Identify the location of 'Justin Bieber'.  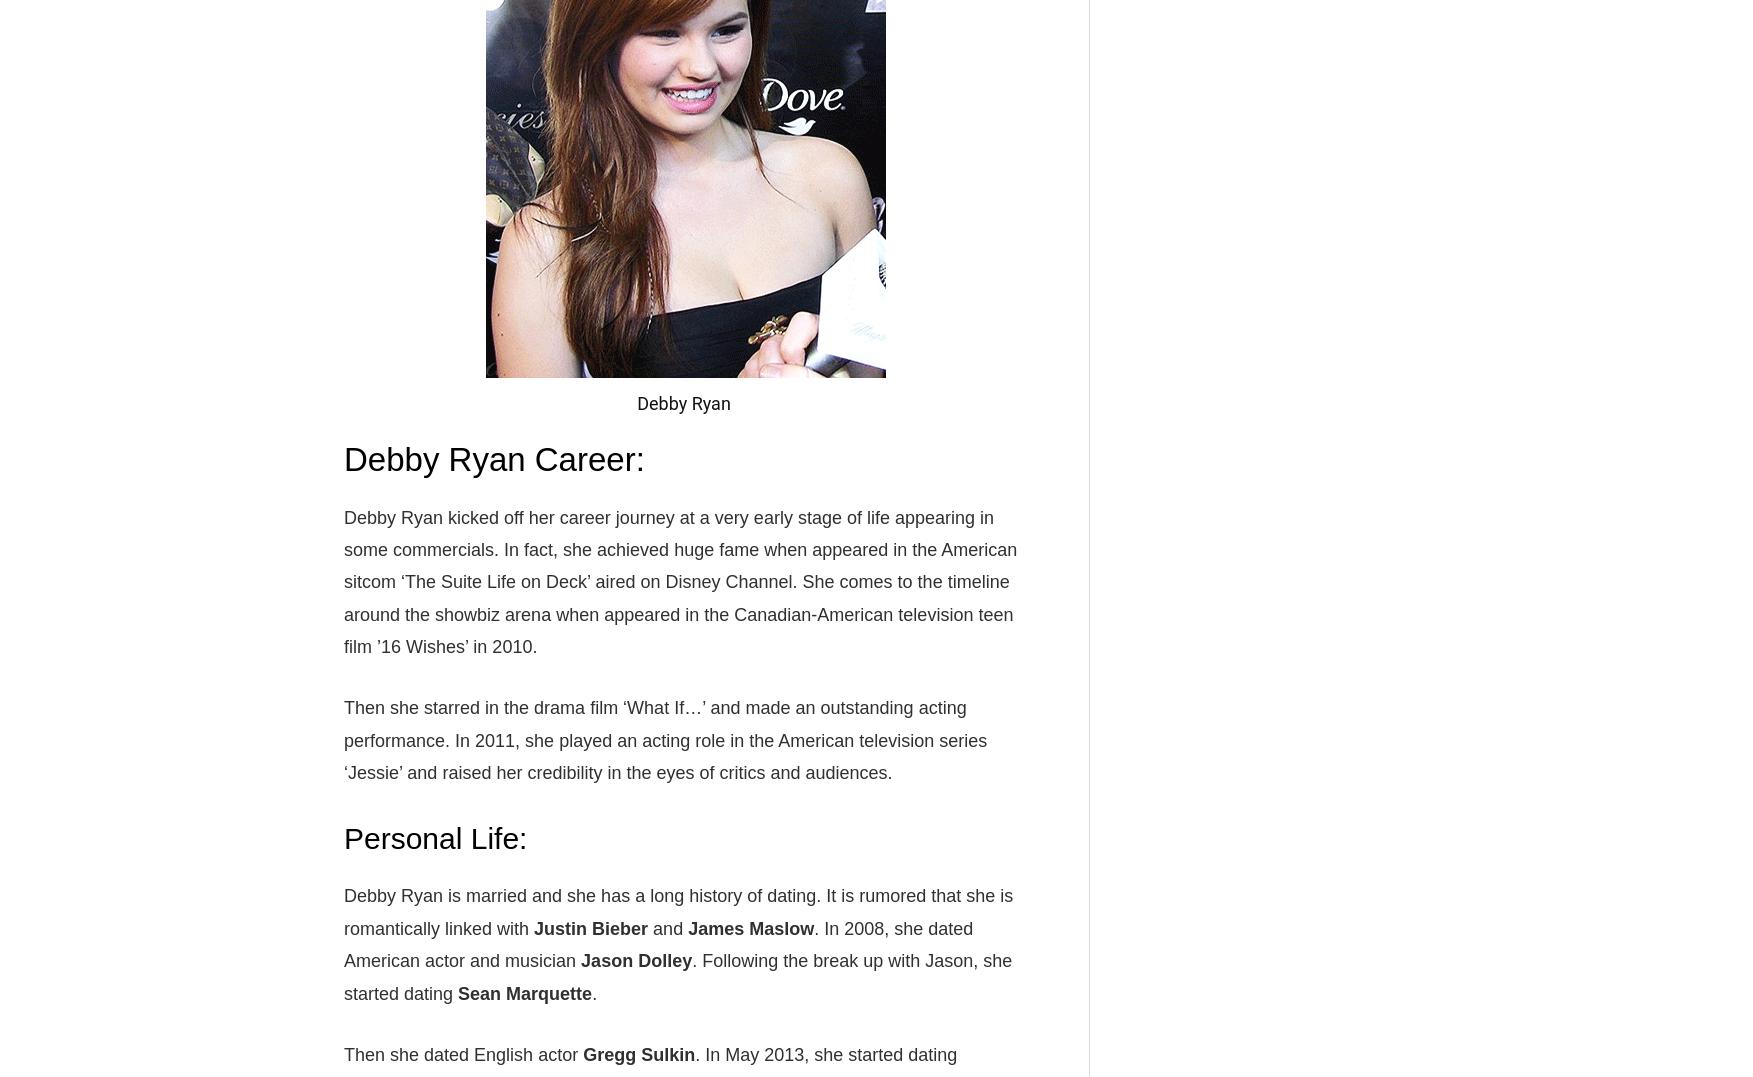
(589, 927).